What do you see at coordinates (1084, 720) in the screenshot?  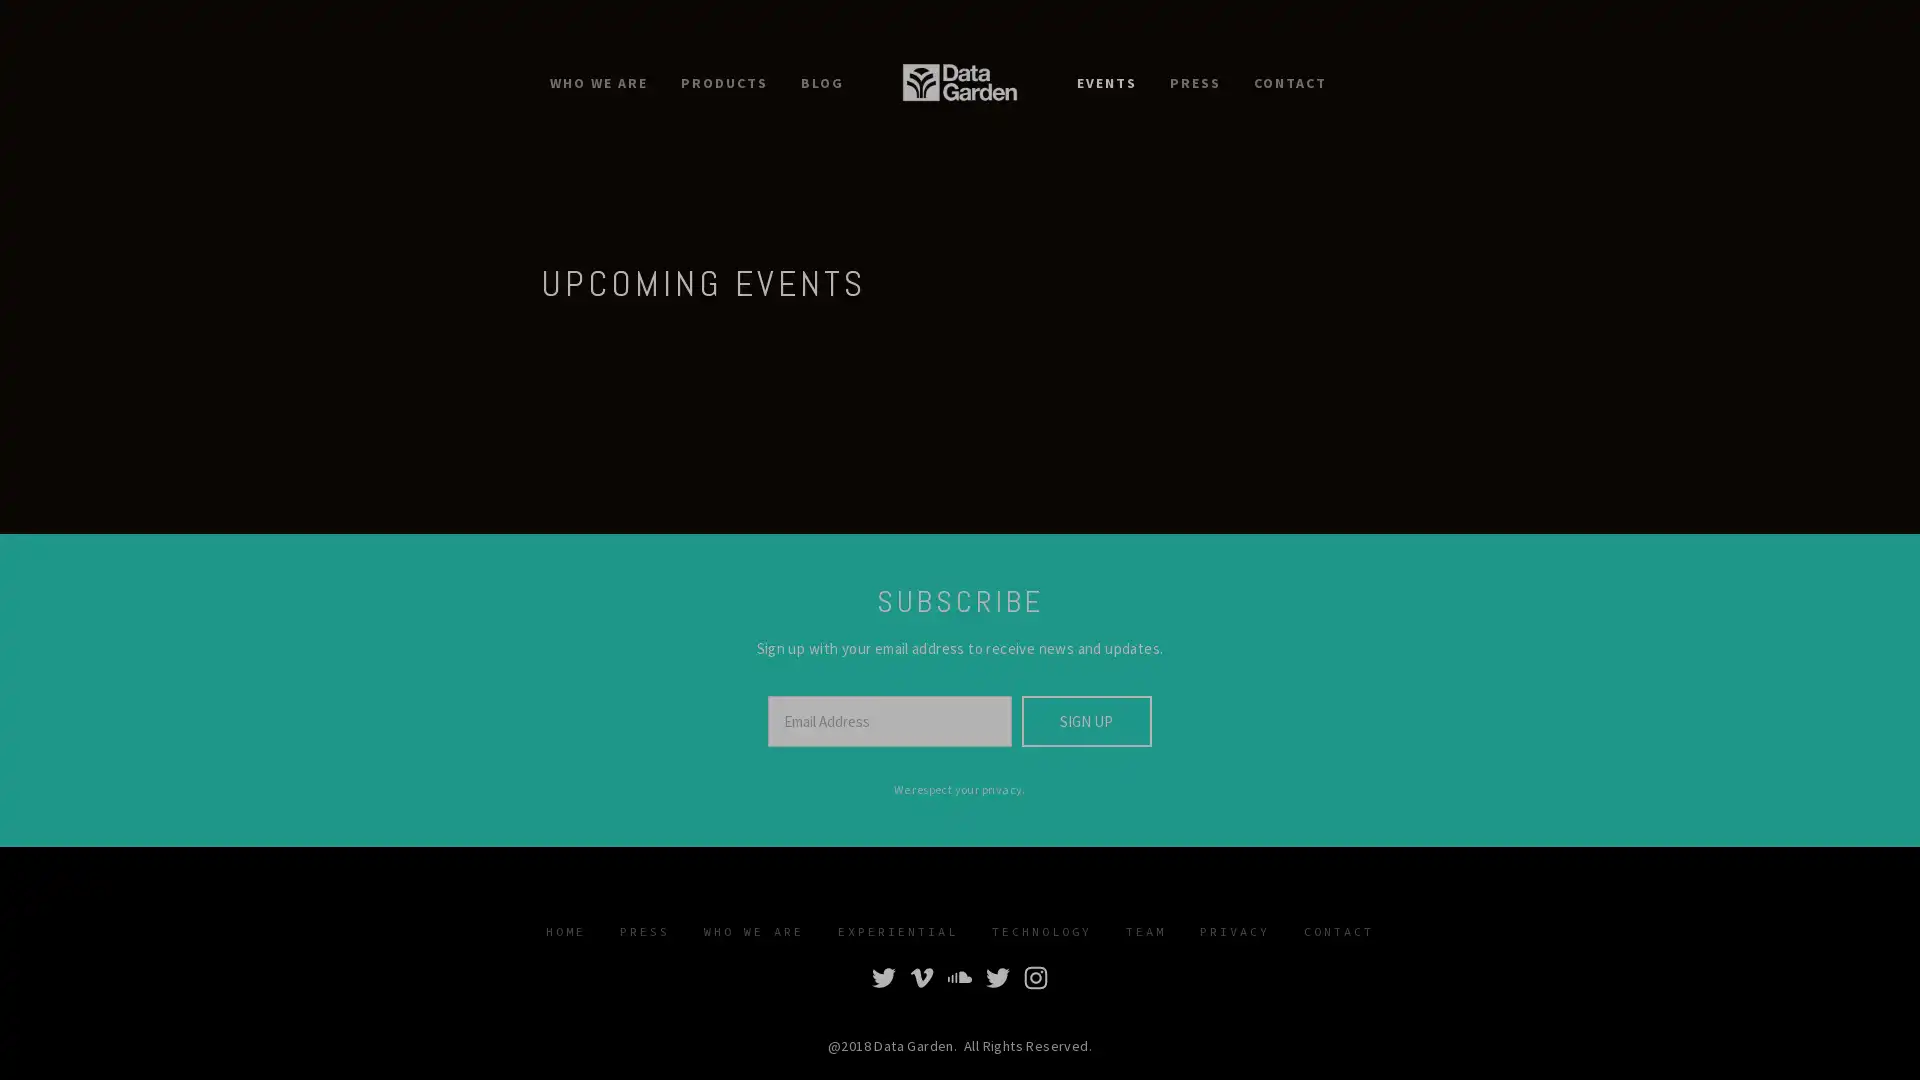 I see `SIGN UP` at bounding box center [1084, 720].